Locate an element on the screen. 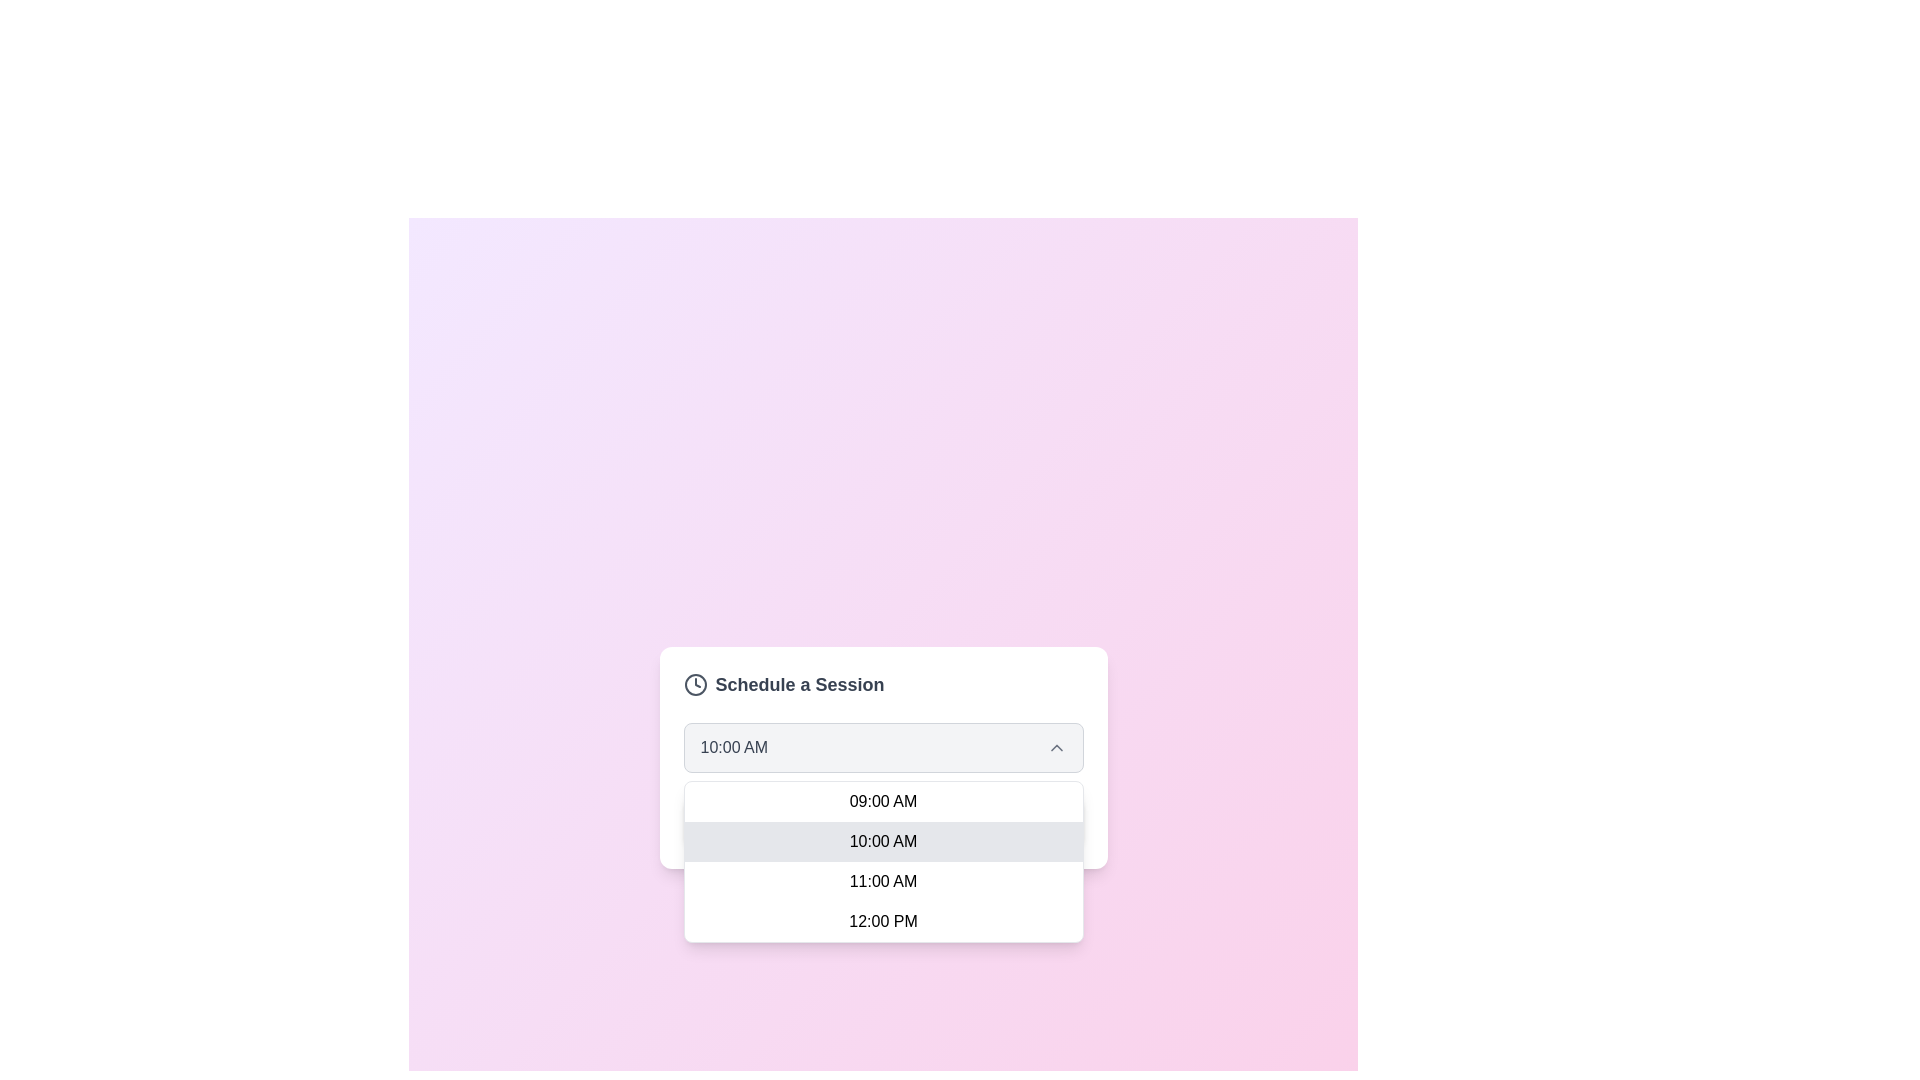 This screenshot has height=1080, width=1920. the 'Schedule a Session' drop-down menu is located at coordinates (882, 758).